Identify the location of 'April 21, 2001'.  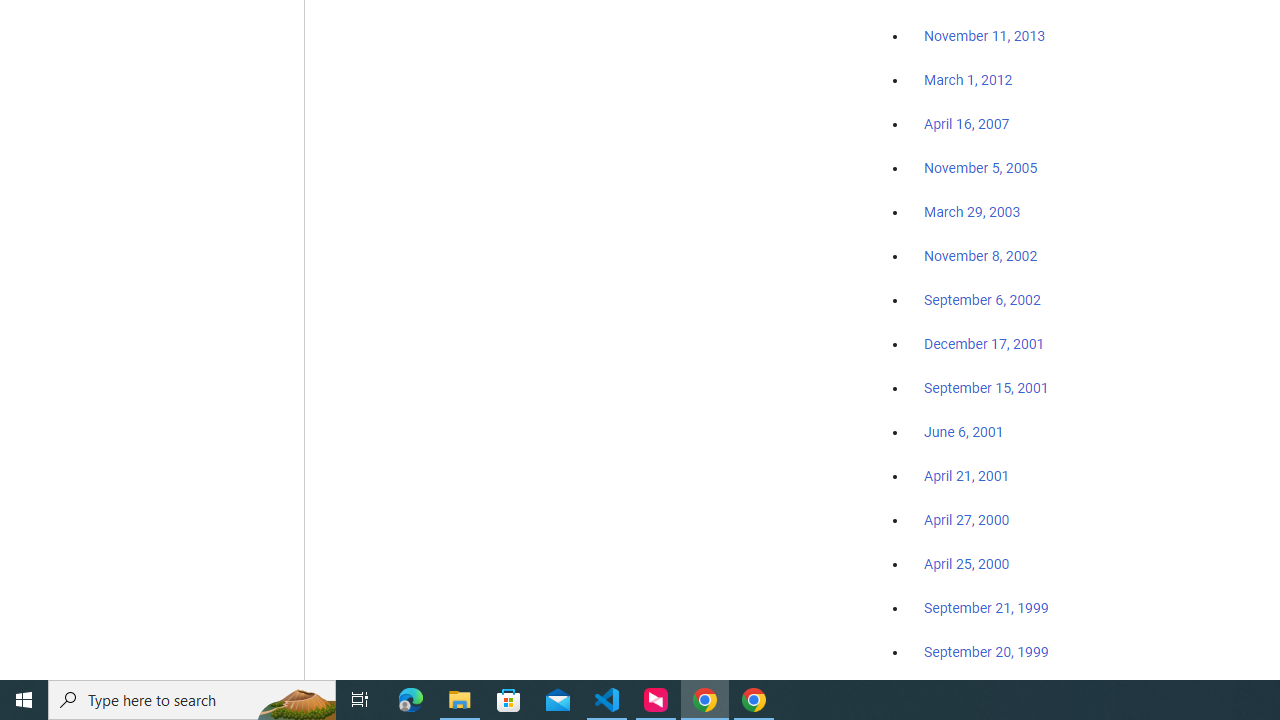
(967, 476).